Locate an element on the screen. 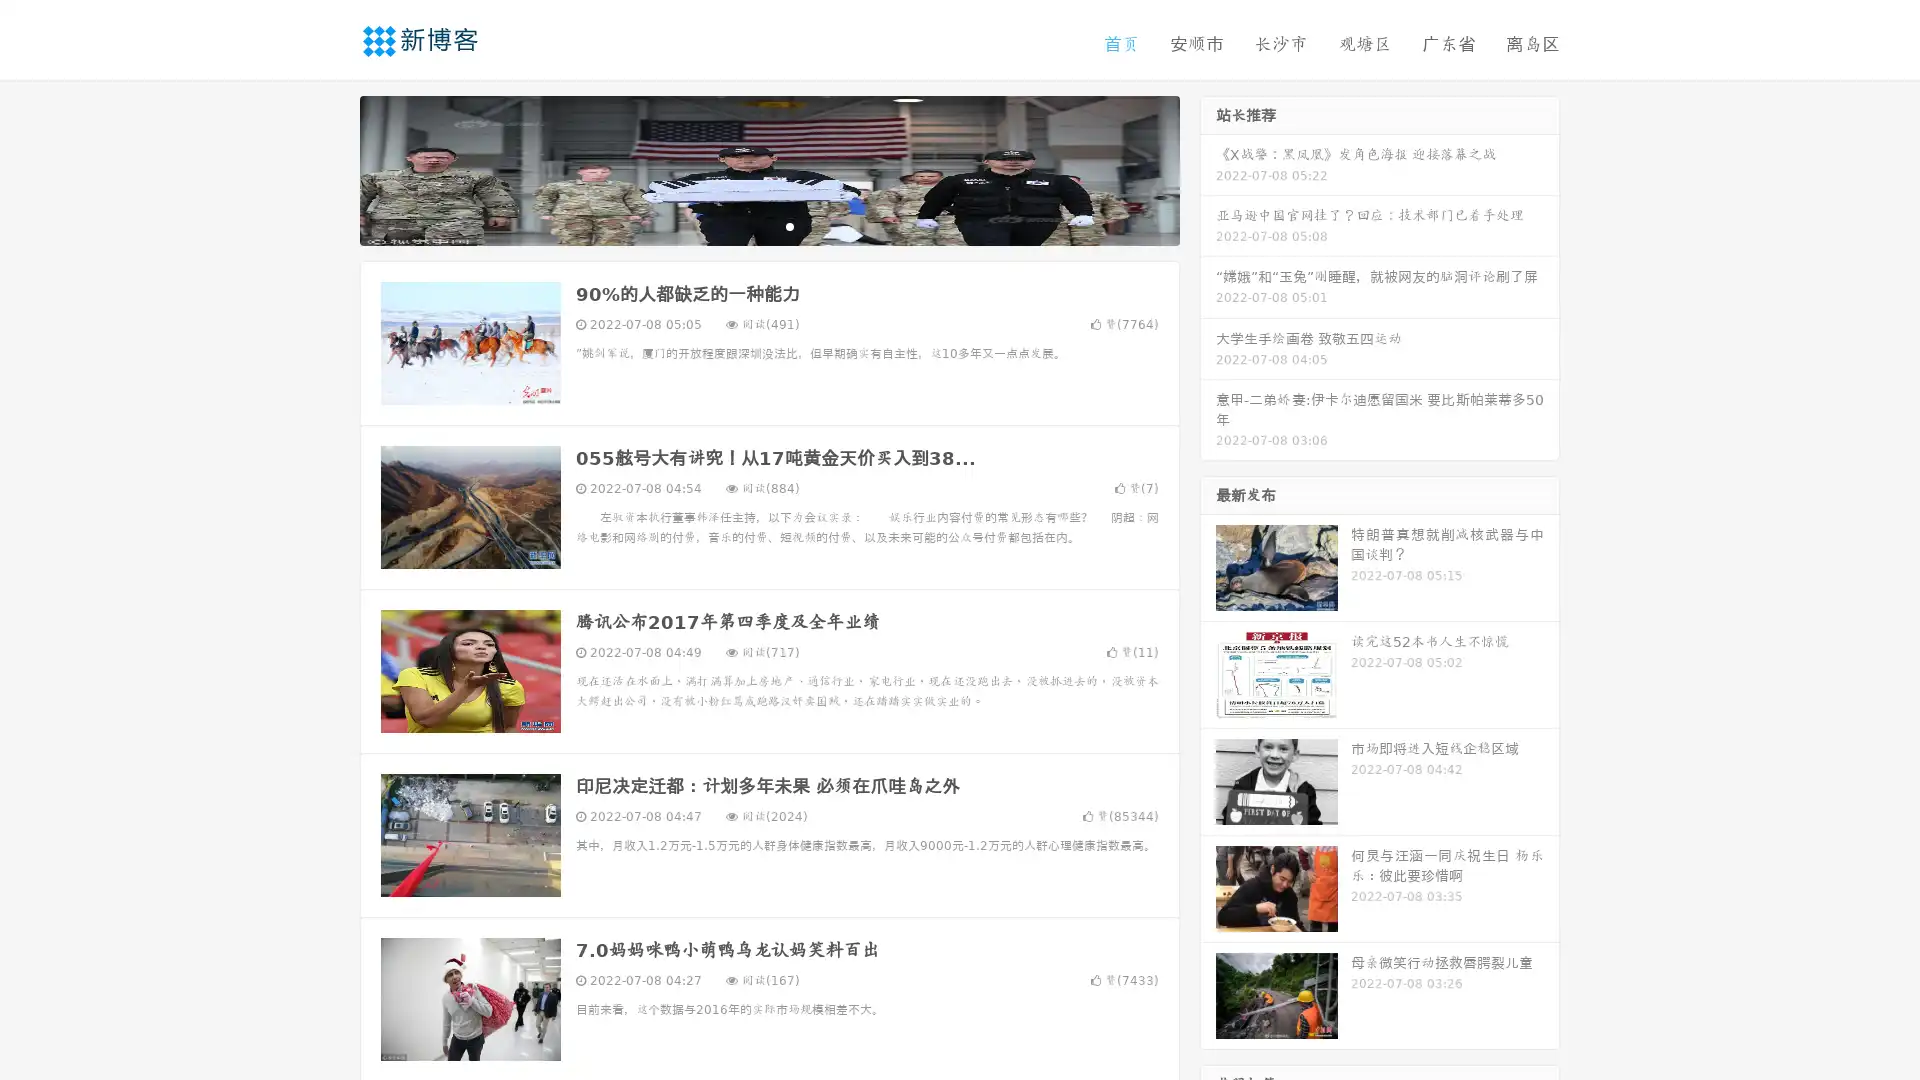 The image size is (1920, 1080). Go to slide 3 is located at coordinates (789, 225).